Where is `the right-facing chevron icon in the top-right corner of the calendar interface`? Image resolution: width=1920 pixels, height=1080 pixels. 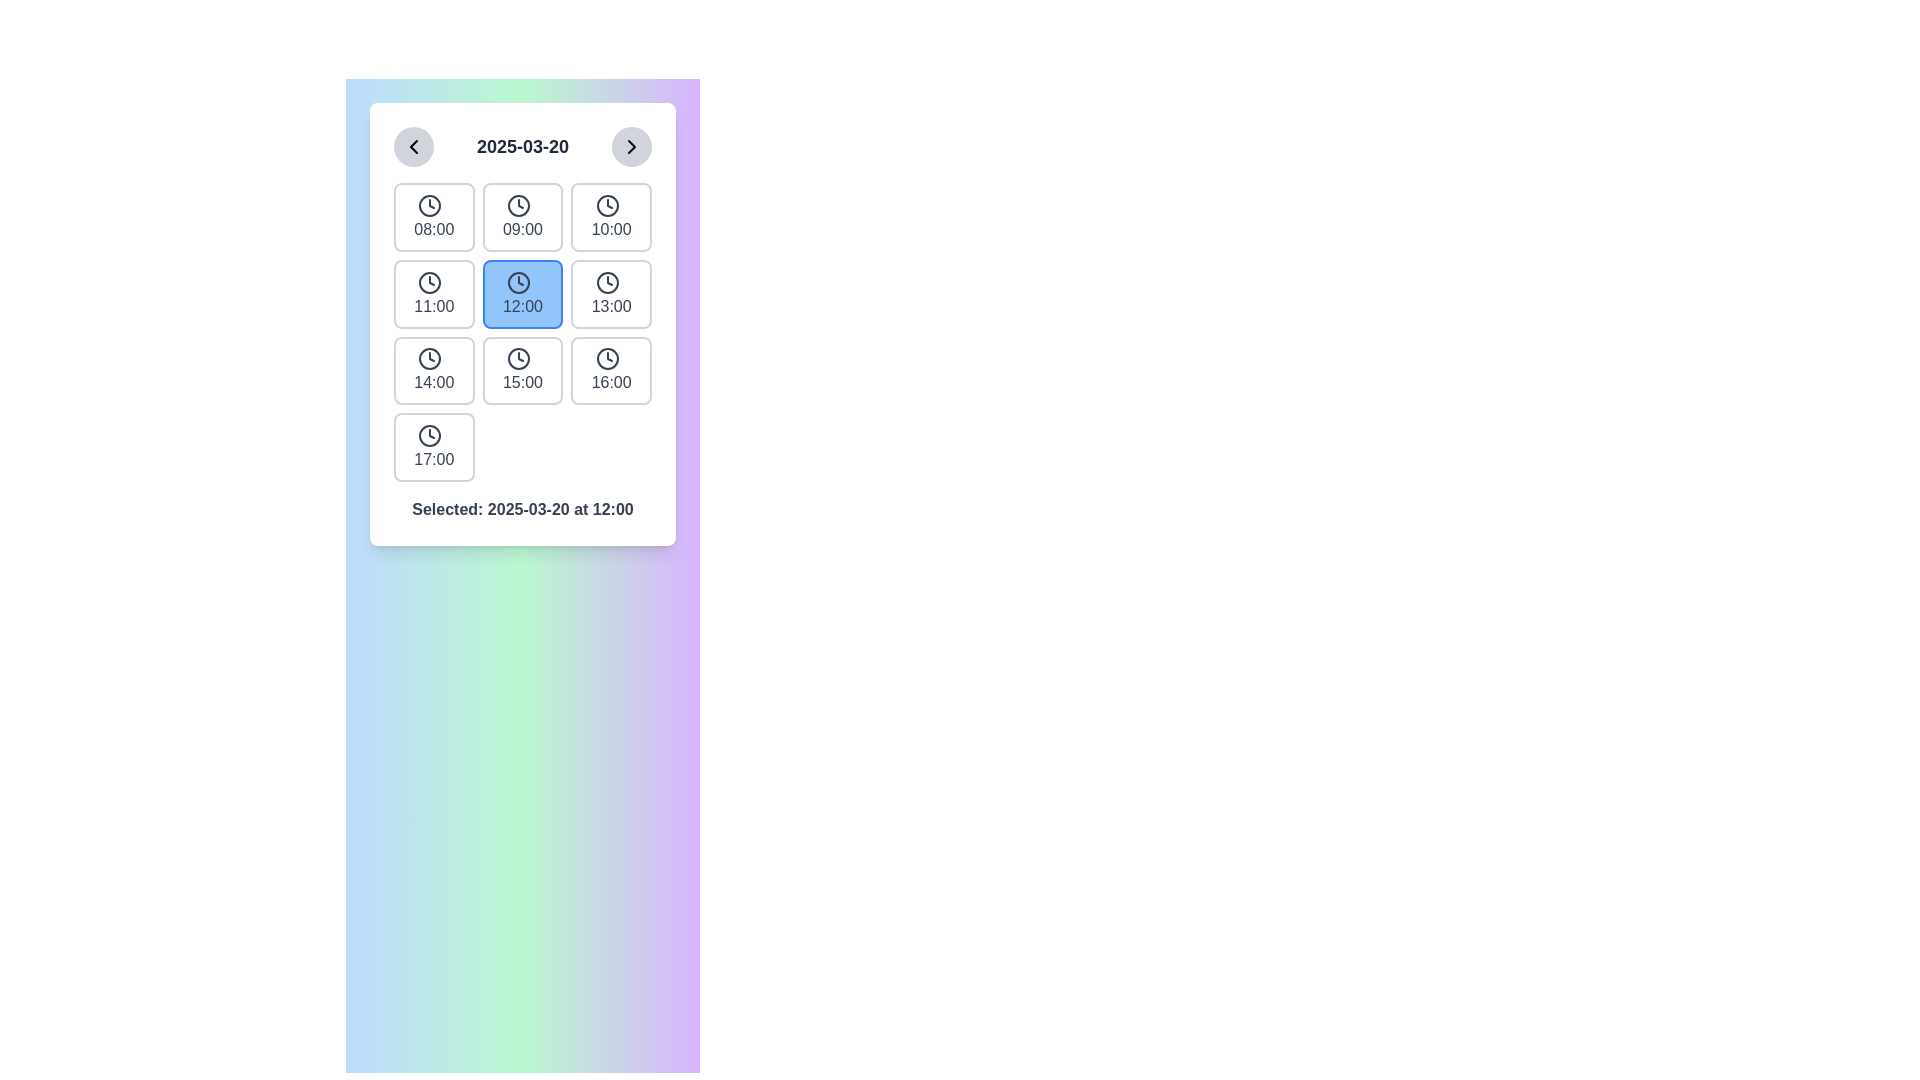
the right-facing chevron icon in the top-right corner of the calendar interface is located at coordinates (631, 145).